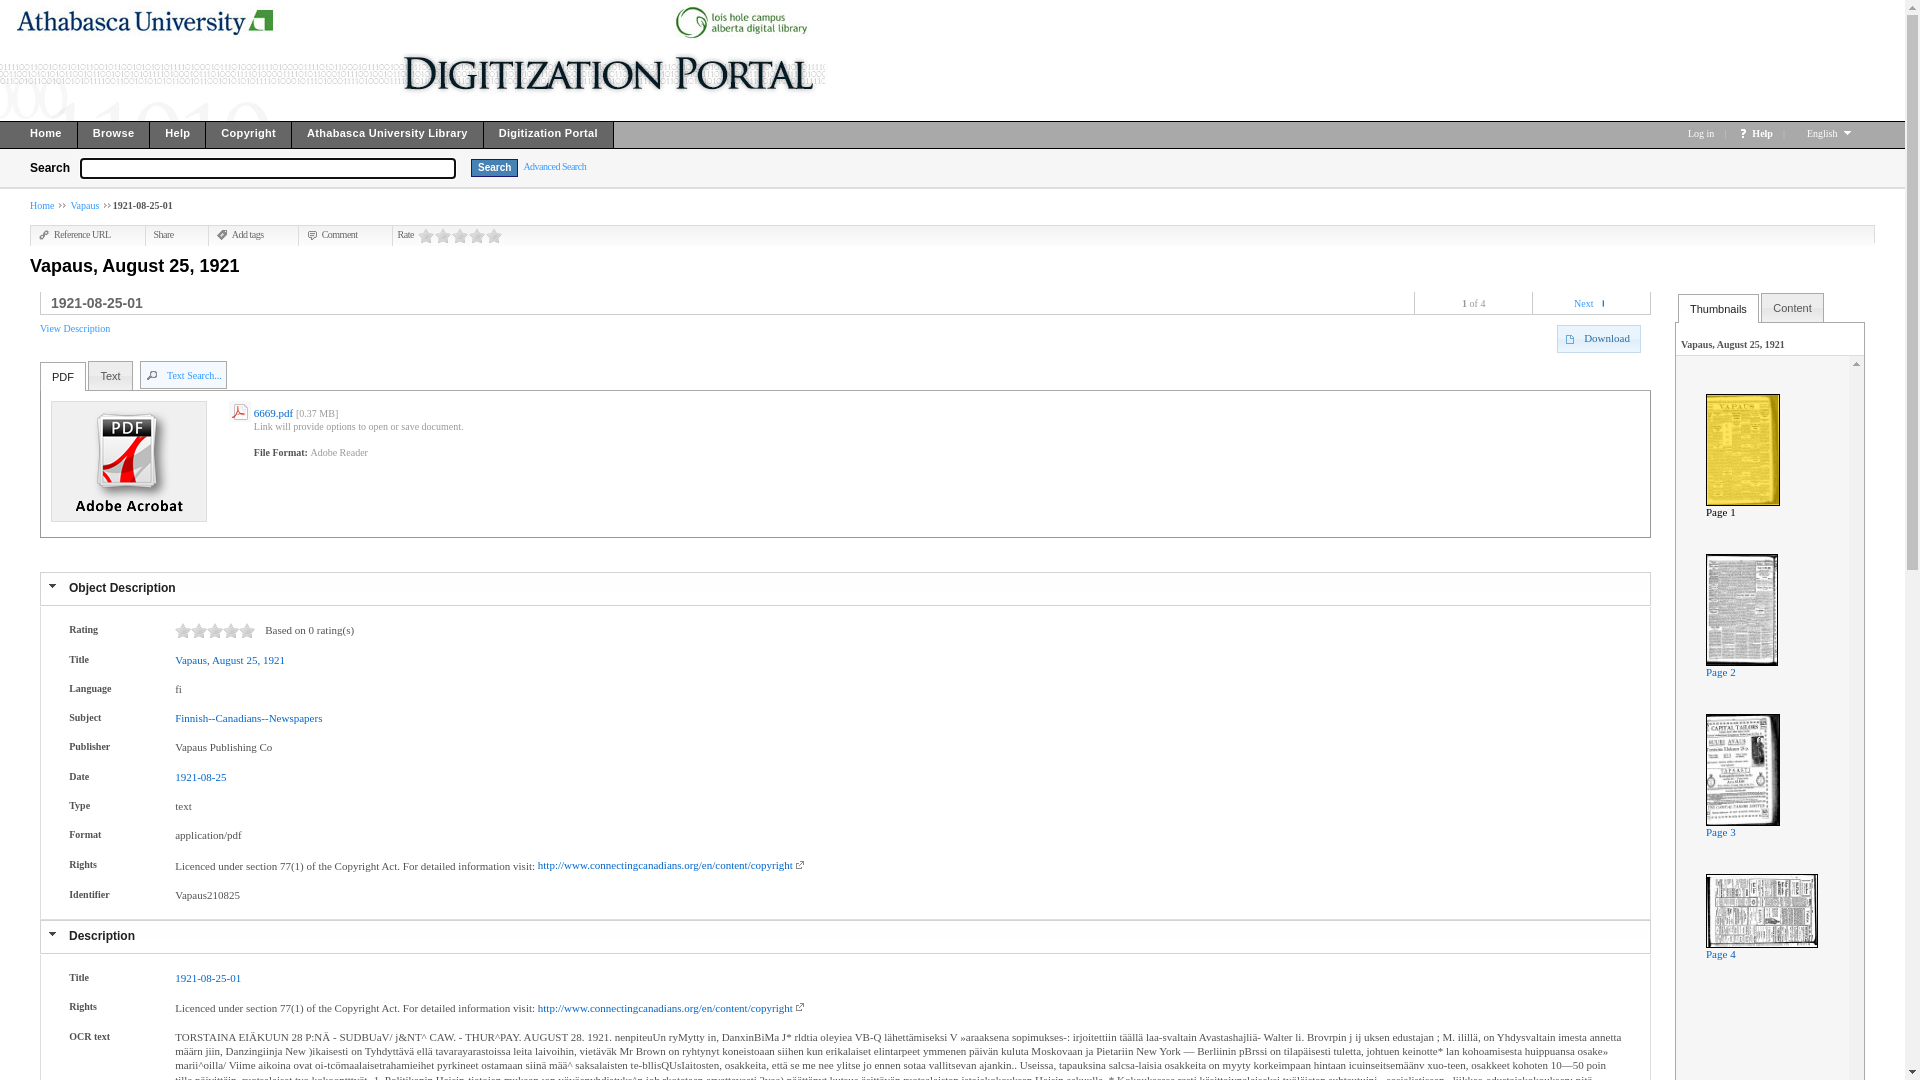 The width and height of the screenshot is (1920, 1080). What do you see at coordinates (548, 136) in the screenshot?
I see `'Digitization Portal'` at bounding box center [548, 136].